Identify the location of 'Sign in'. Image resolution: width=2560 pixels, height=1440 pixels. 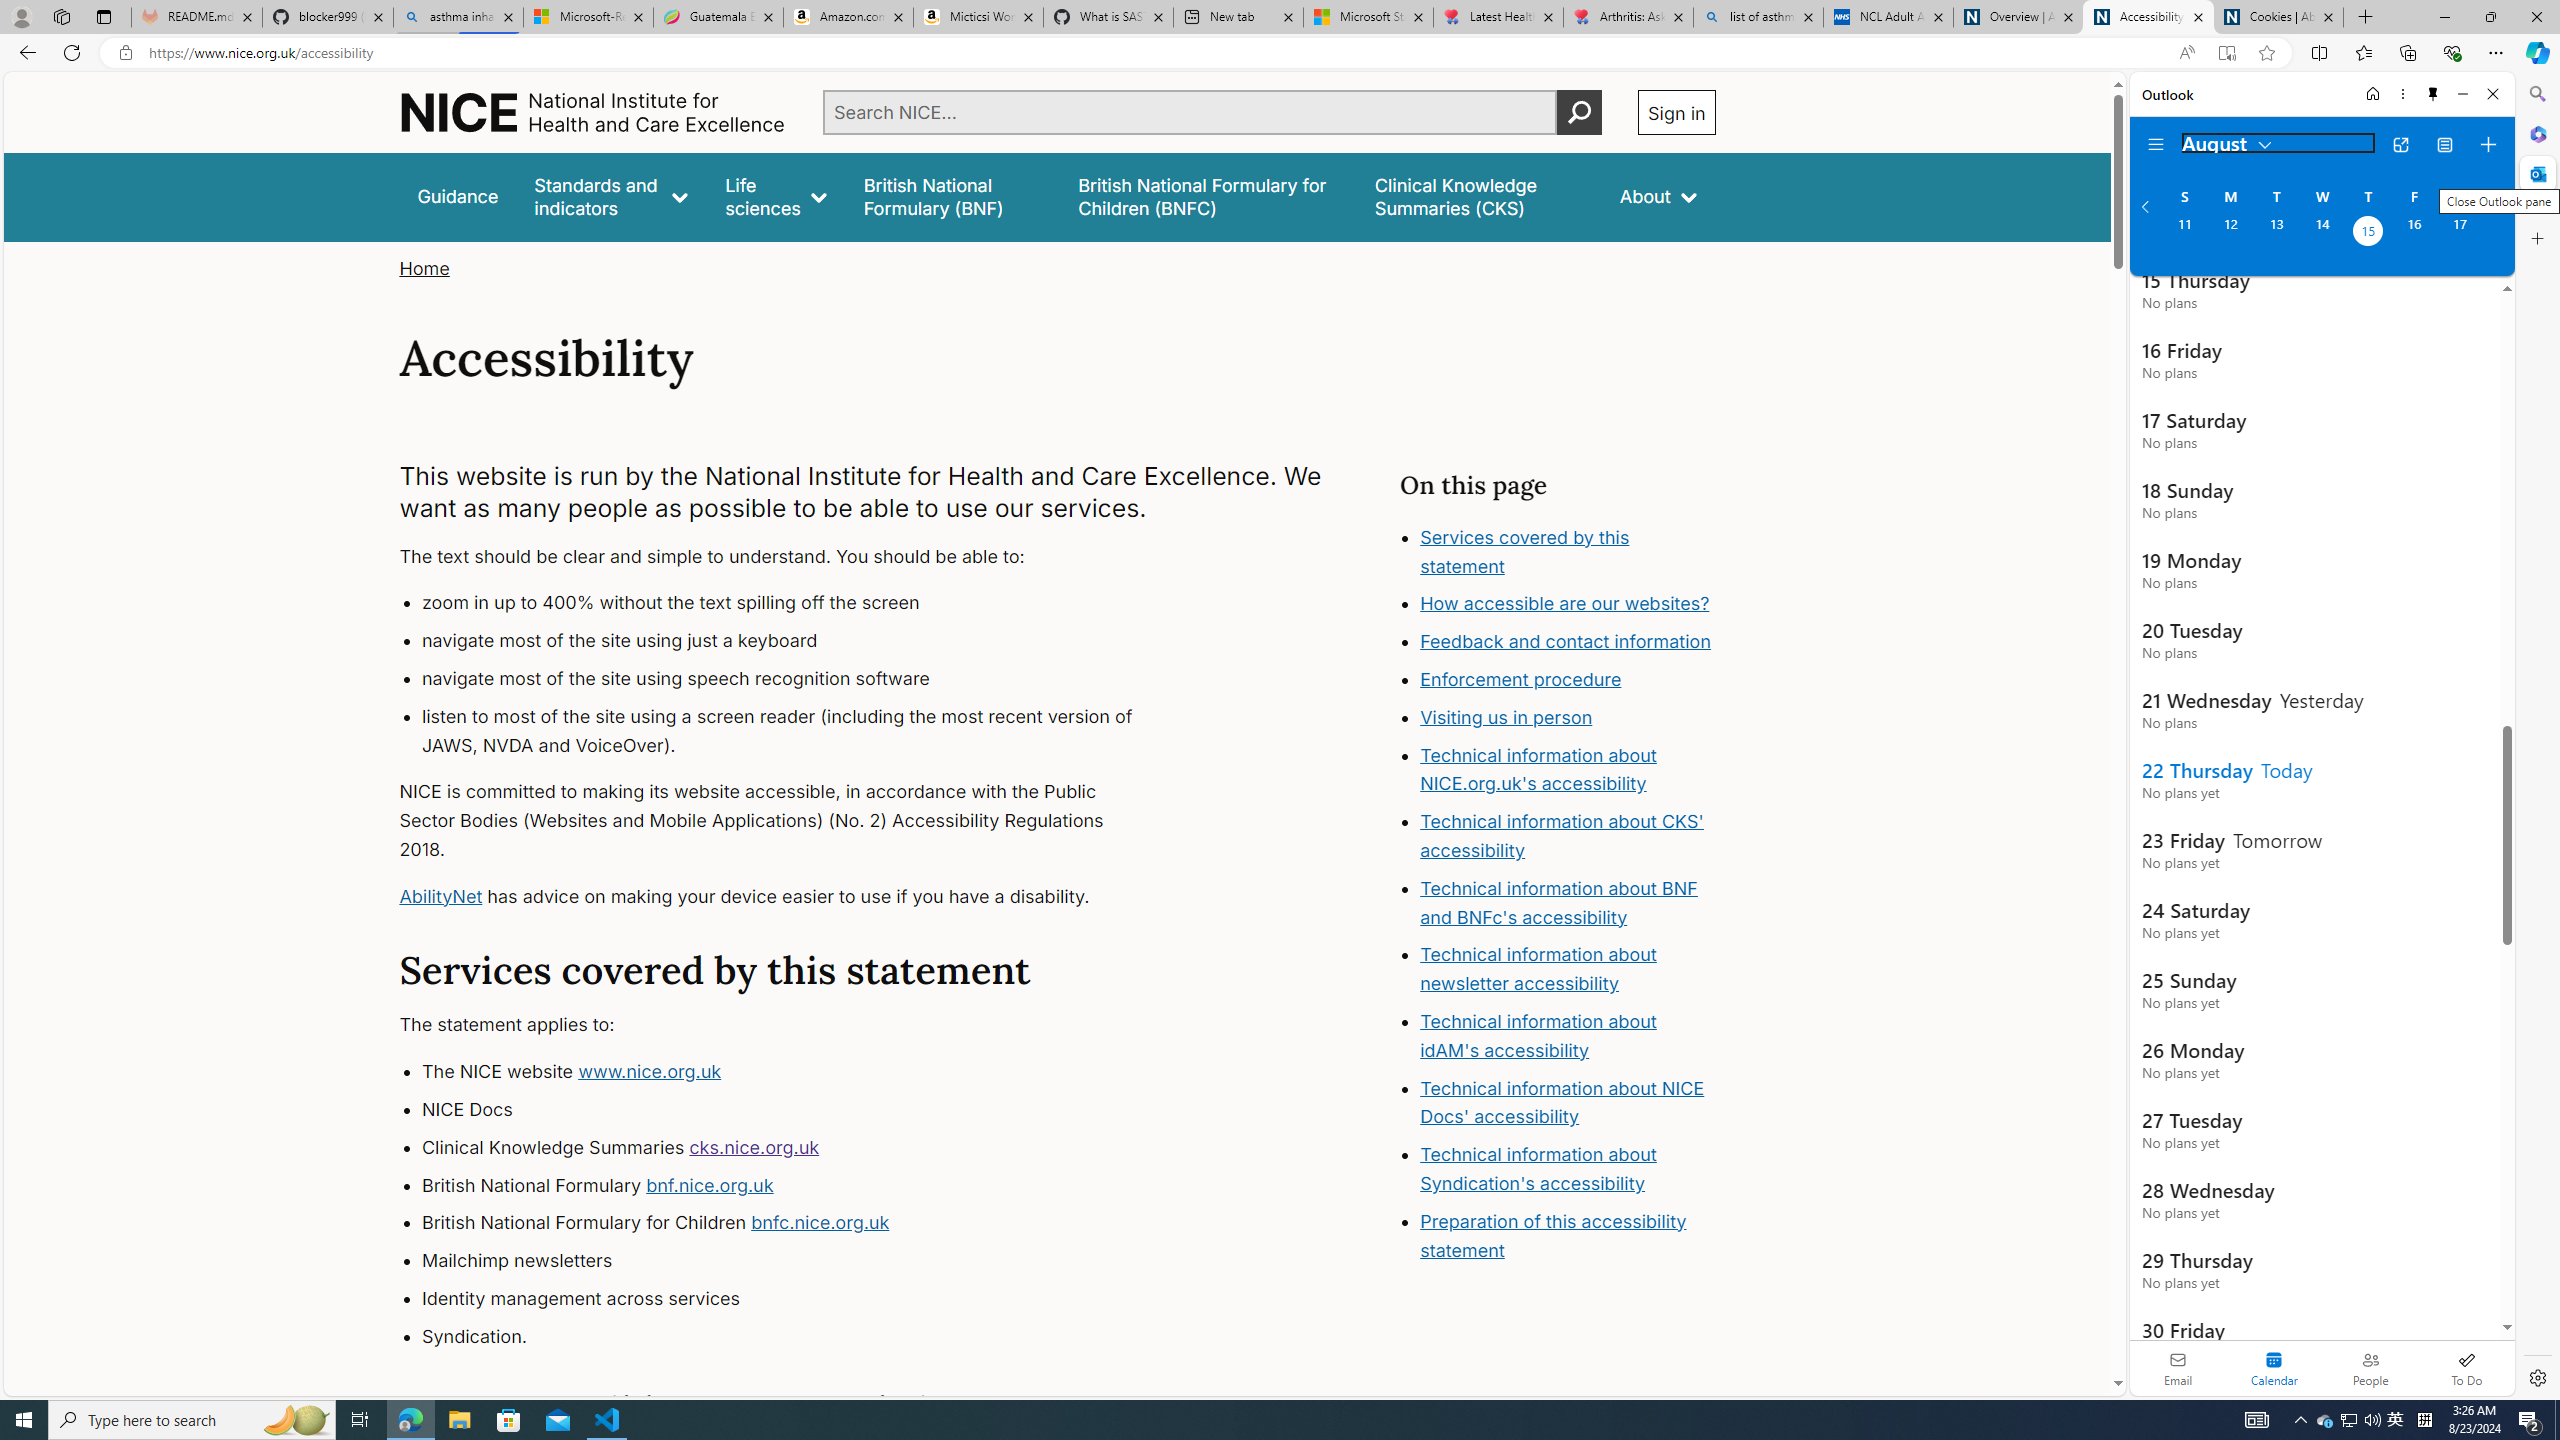
(1675, 111).